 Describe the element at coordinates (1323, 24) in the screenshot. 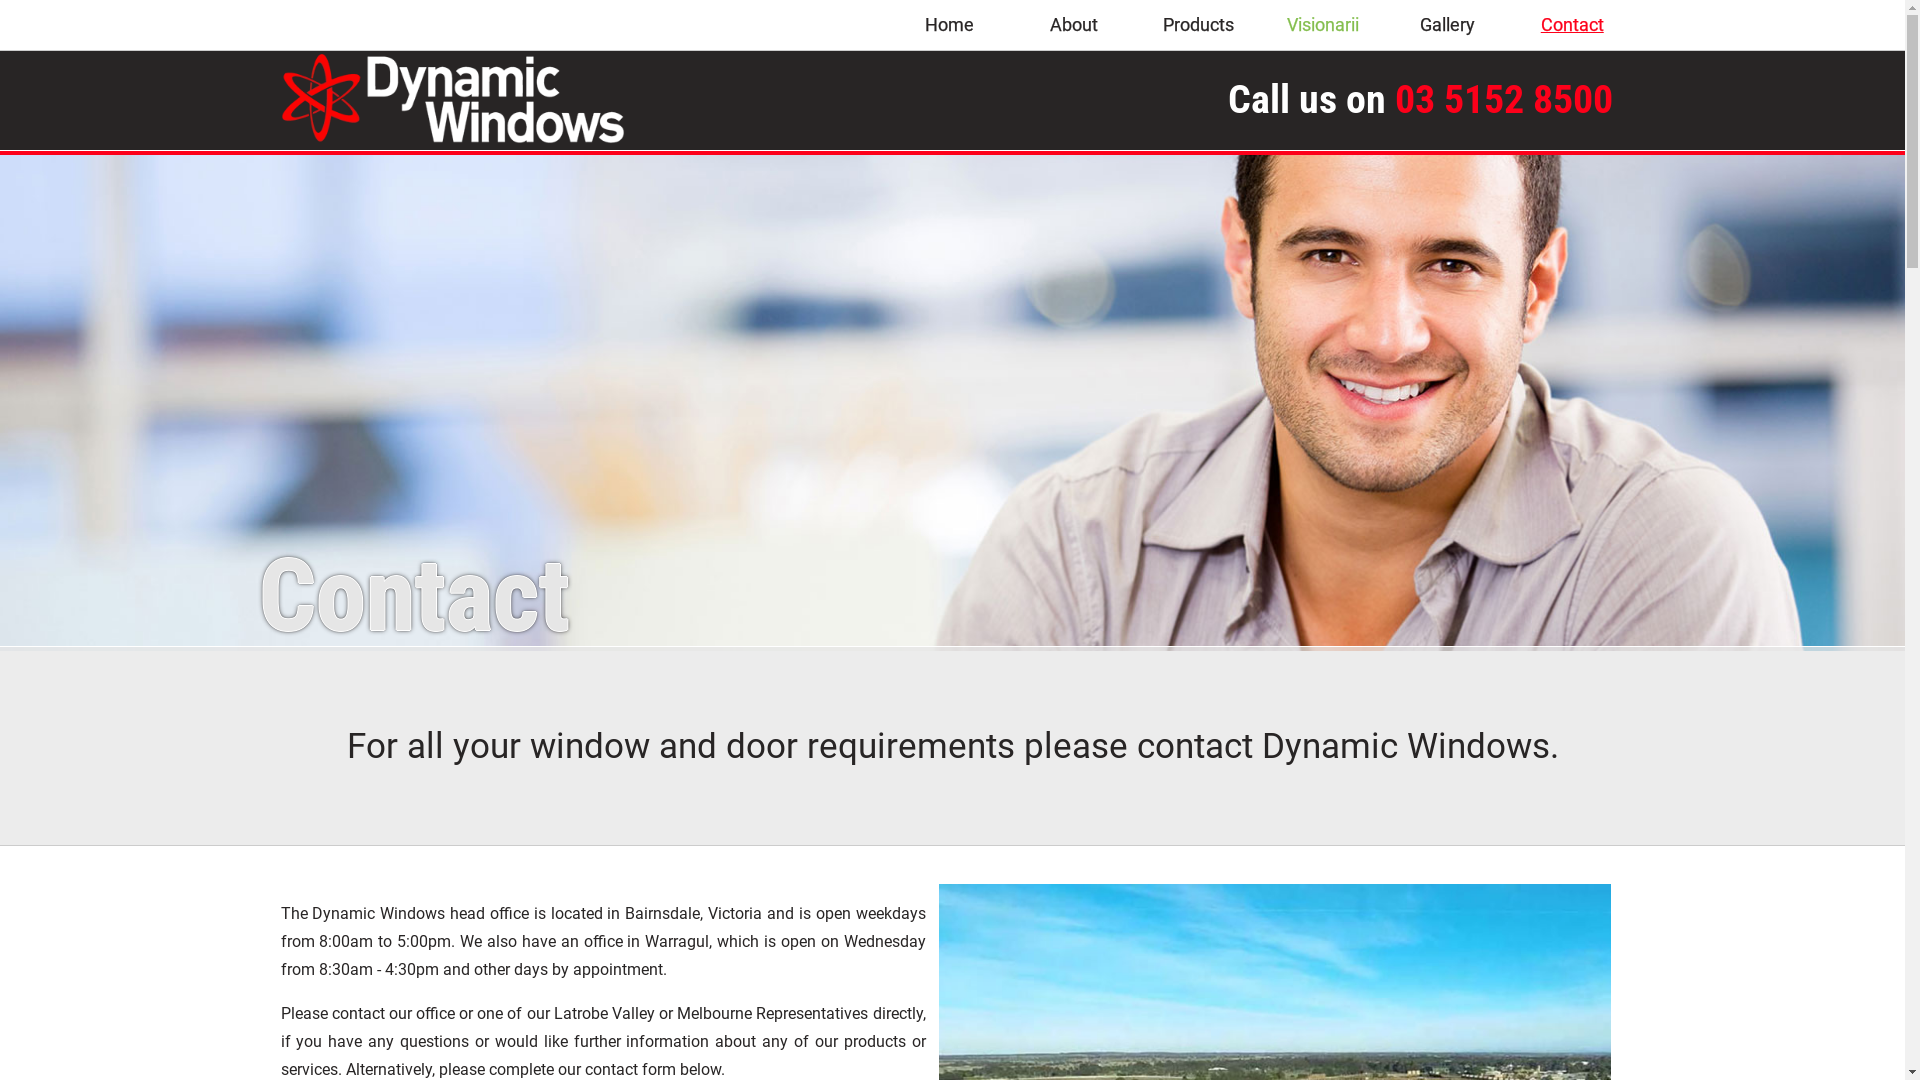

I see `'Visionarii'` at that location.